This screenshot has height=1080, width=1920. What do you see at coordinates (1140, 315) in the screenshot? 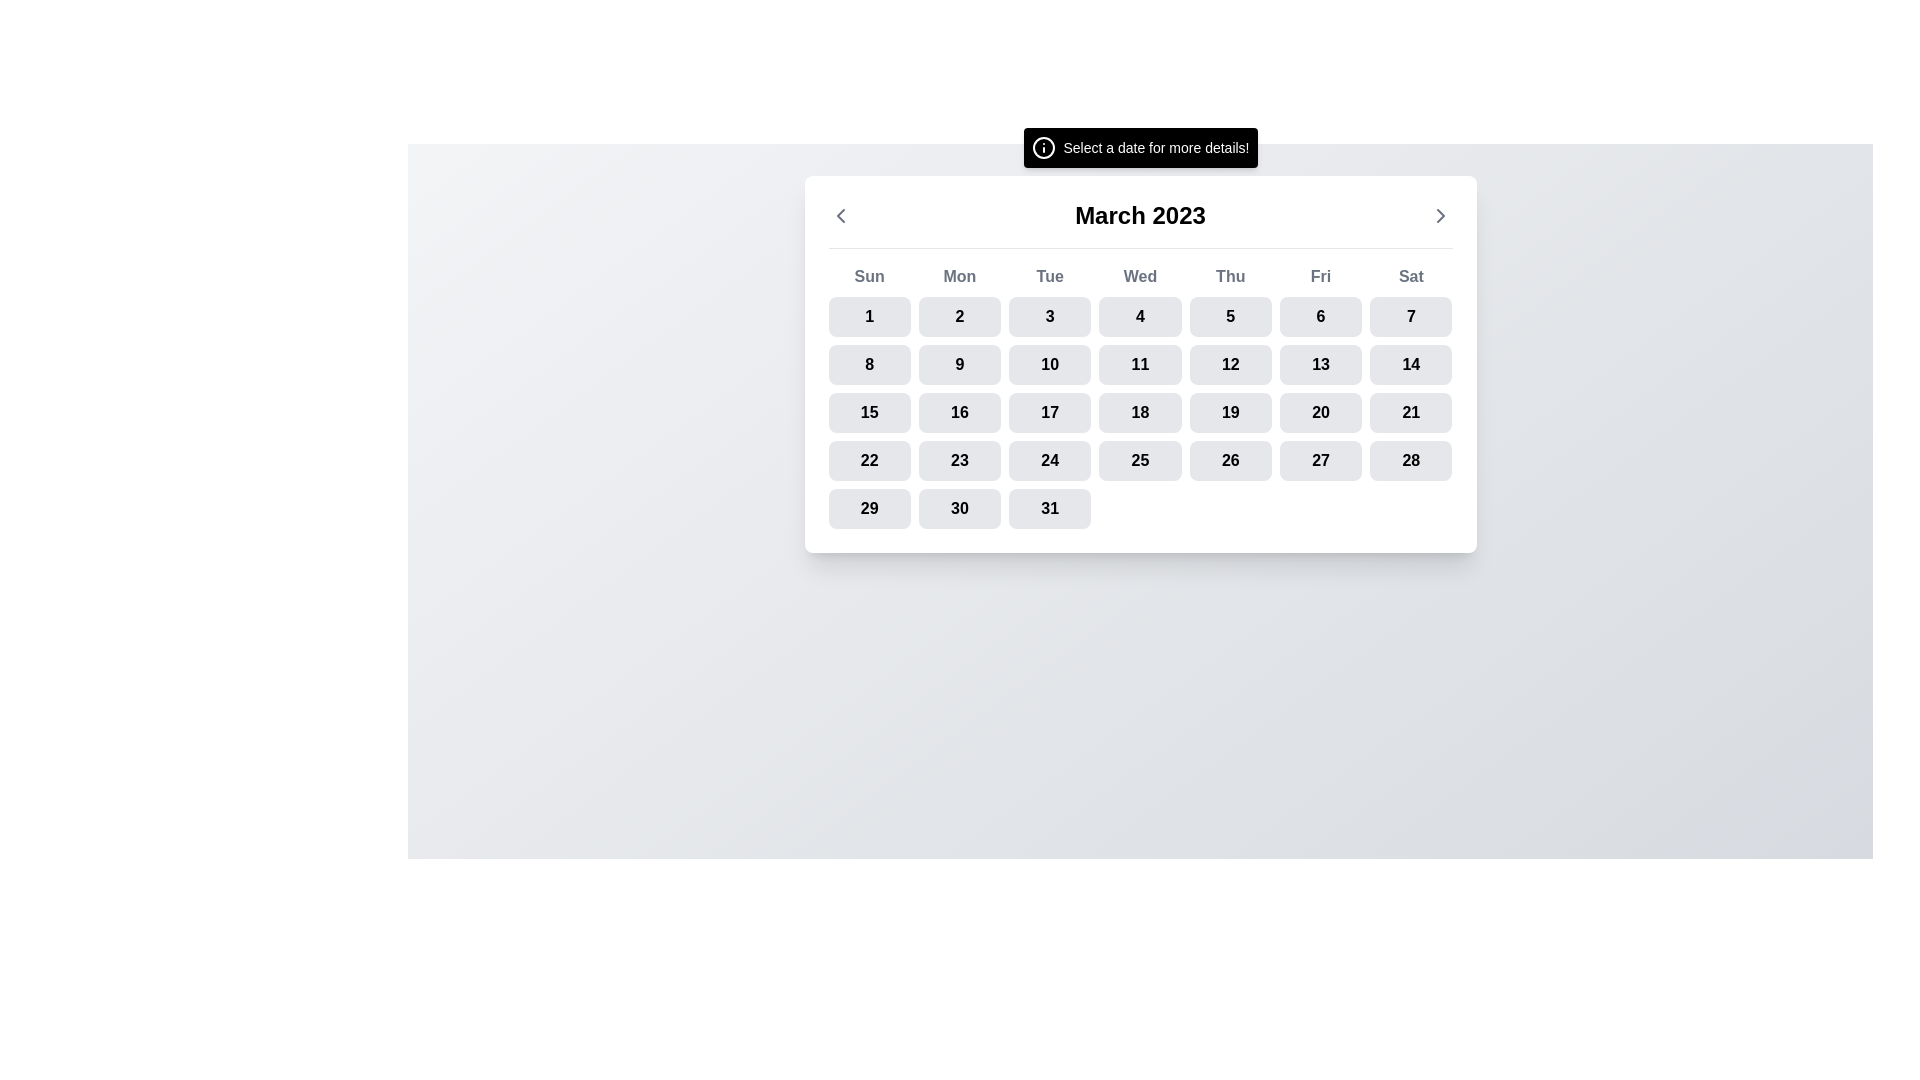
I see `the button representing the date '4' in the monthly calendar view` at bounding box center [1140, 315].